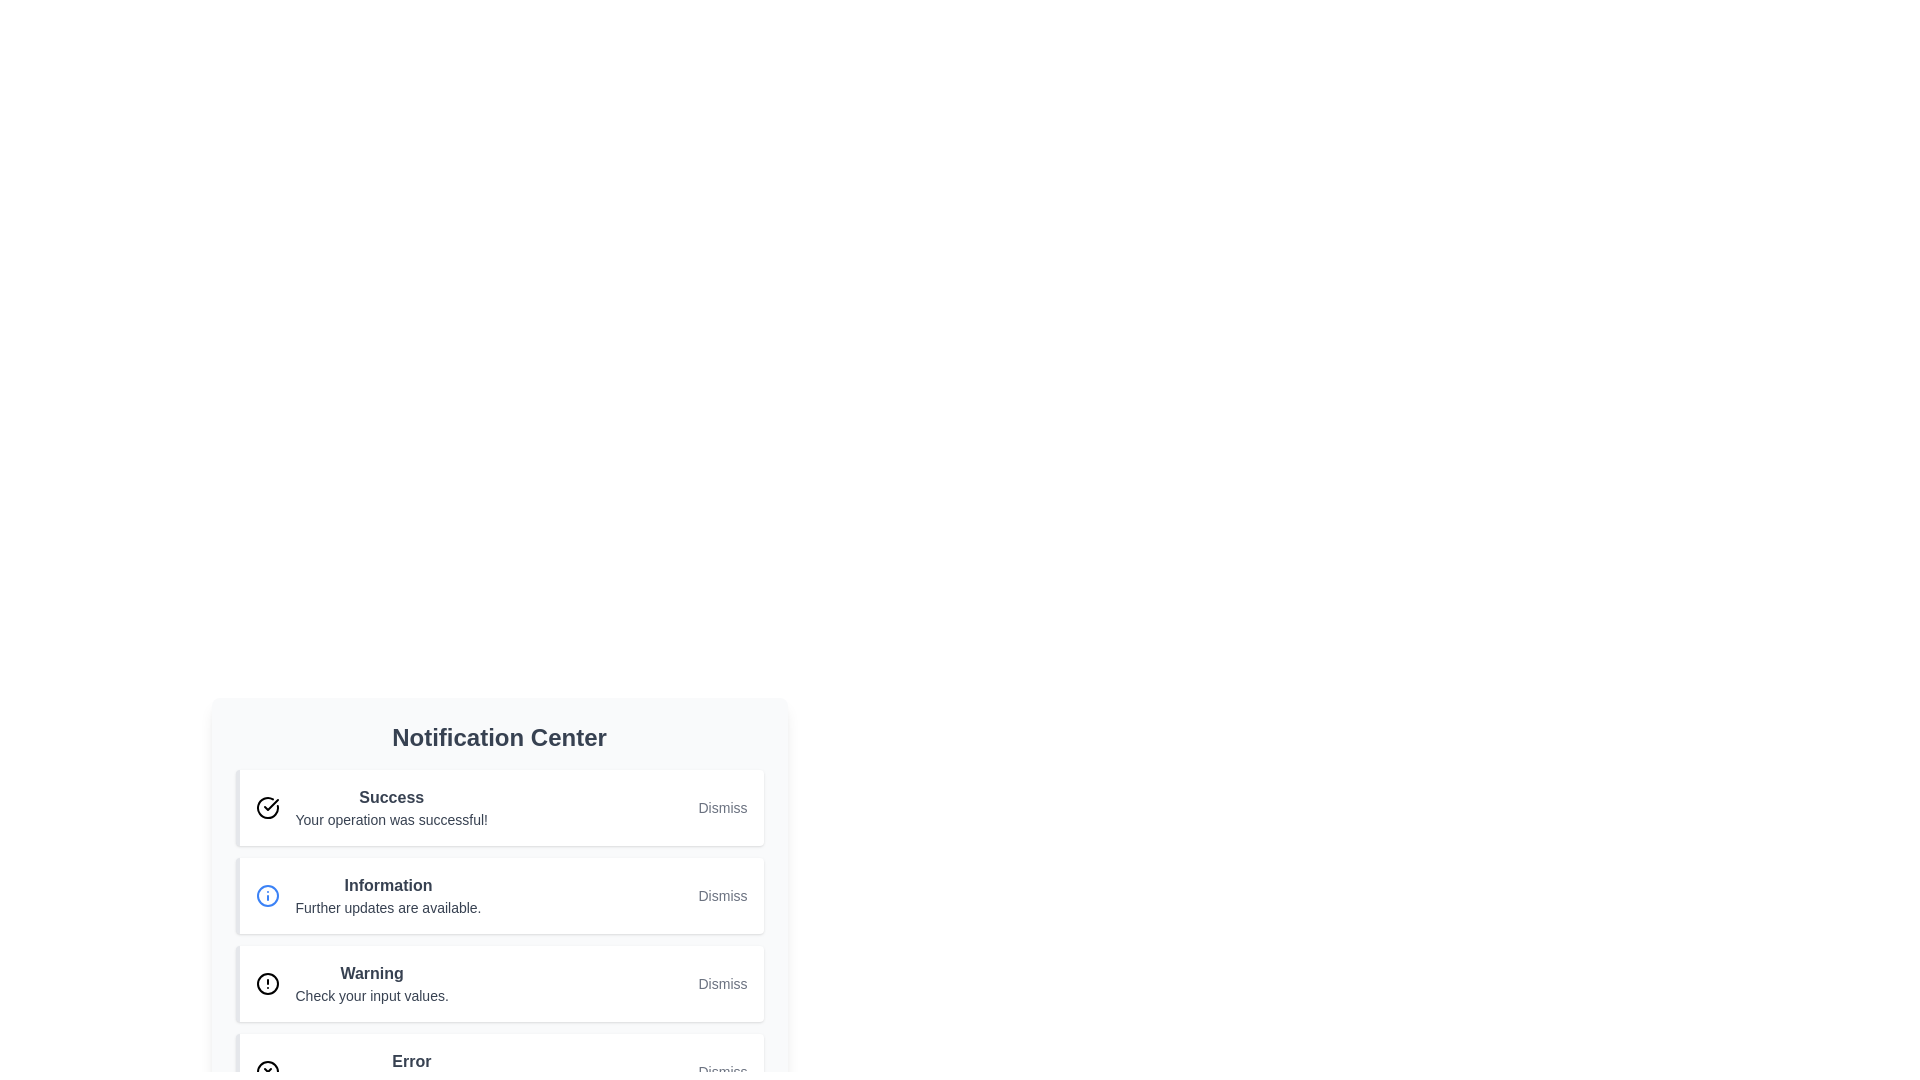 Image resolution: width=1920 pixels, height=1080 pixels. I want to click on the warning context by focusing on the alert icon, which is a yellow warning symbol located to the left of the 'Warning' notification in the 'Notification Center' panel, so click(266, 982).